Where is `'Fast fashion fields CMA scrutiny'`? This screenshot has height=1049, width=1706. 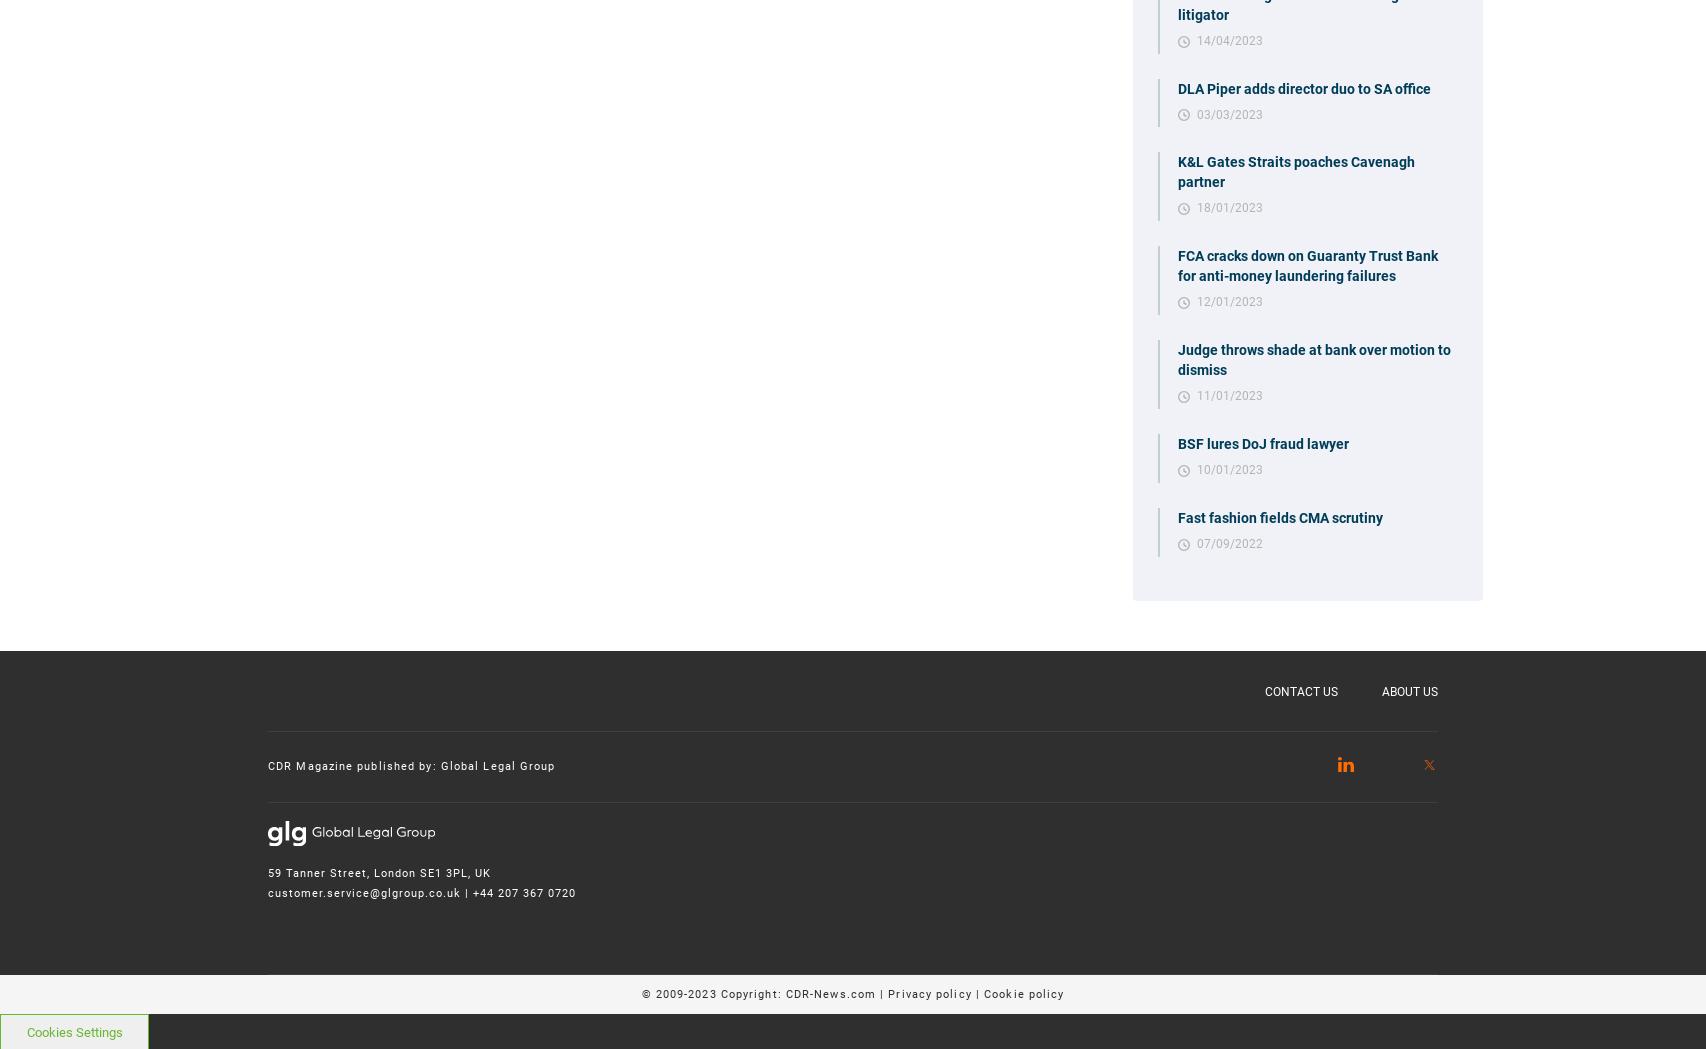 'Fast fashion fields CMA scrutiny' is located at coordinates (1280, 516).